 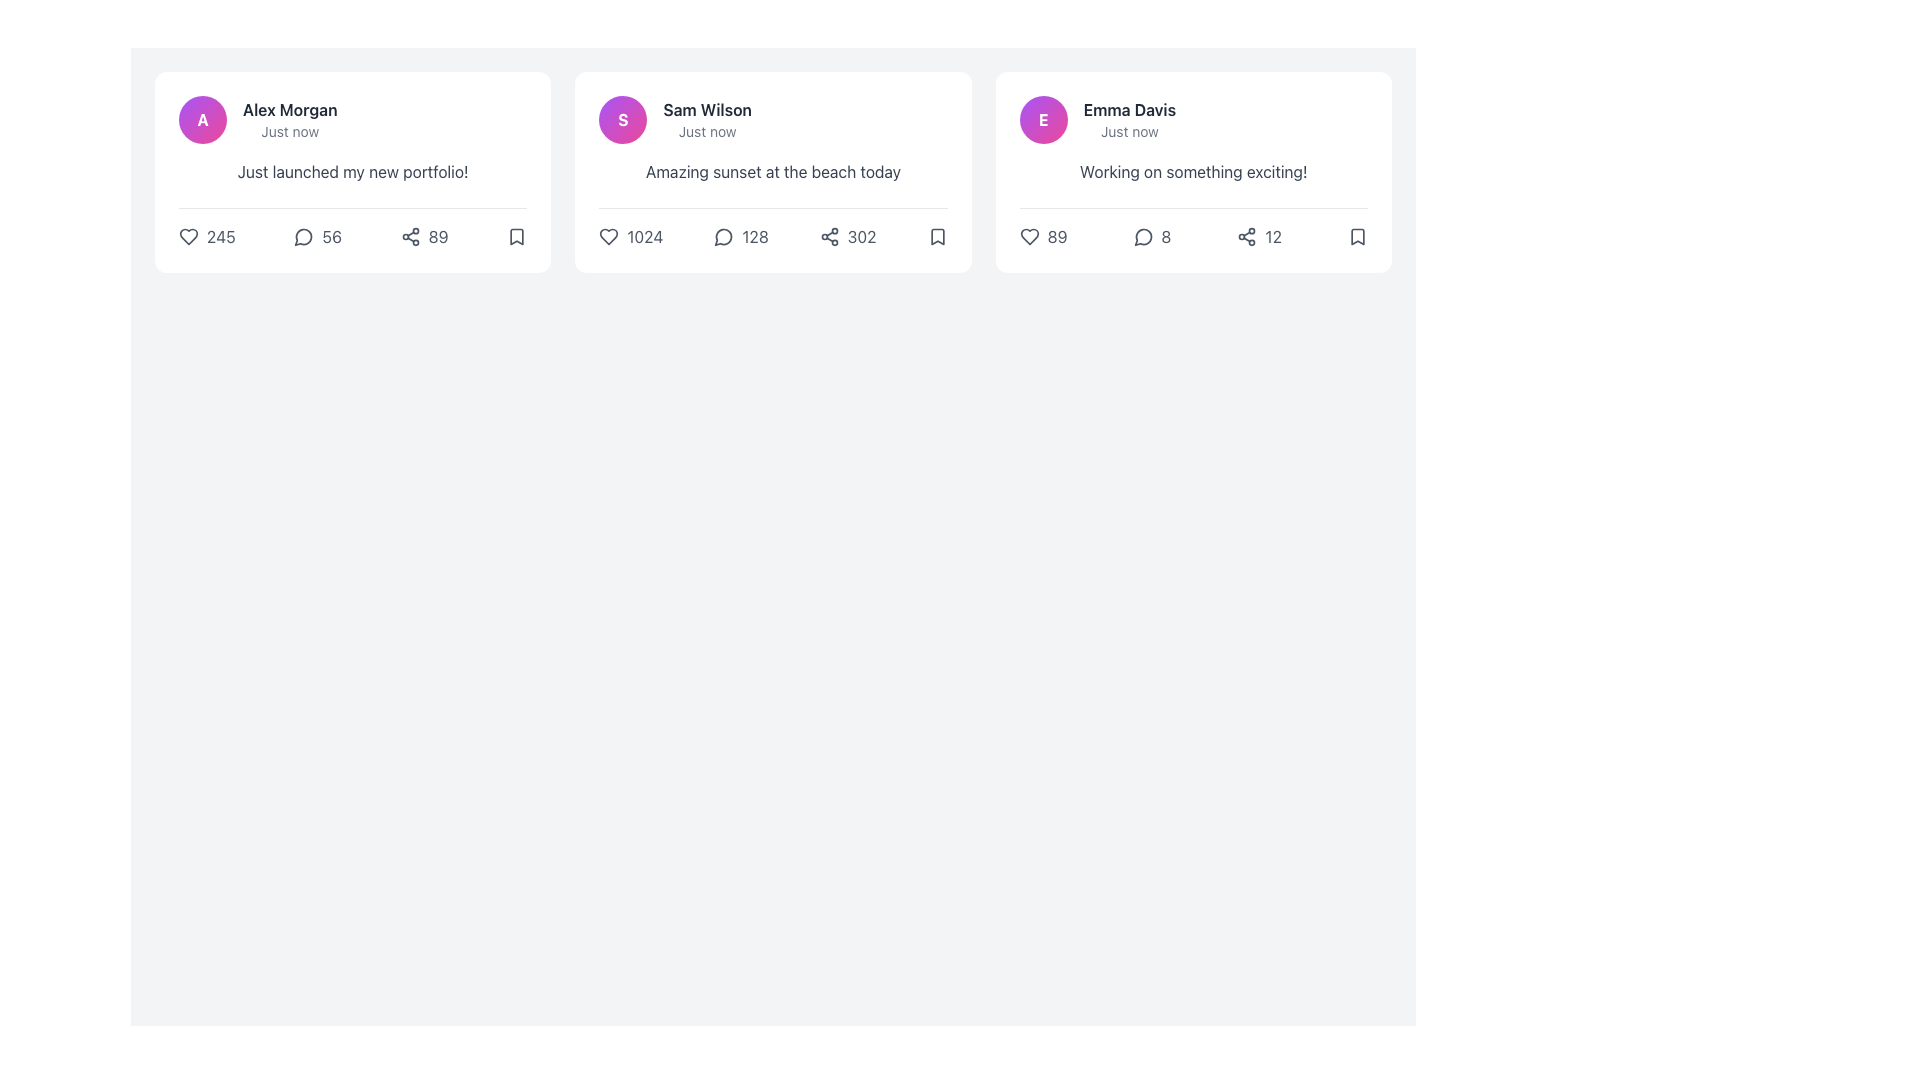 What do you see at coordinates (1272, 235) in the screenshot?
I see `the numeric counter that indicates a total or statistic, located in the third card at the bottom-right, next to the share icon` at bounding box center [1272, 235].